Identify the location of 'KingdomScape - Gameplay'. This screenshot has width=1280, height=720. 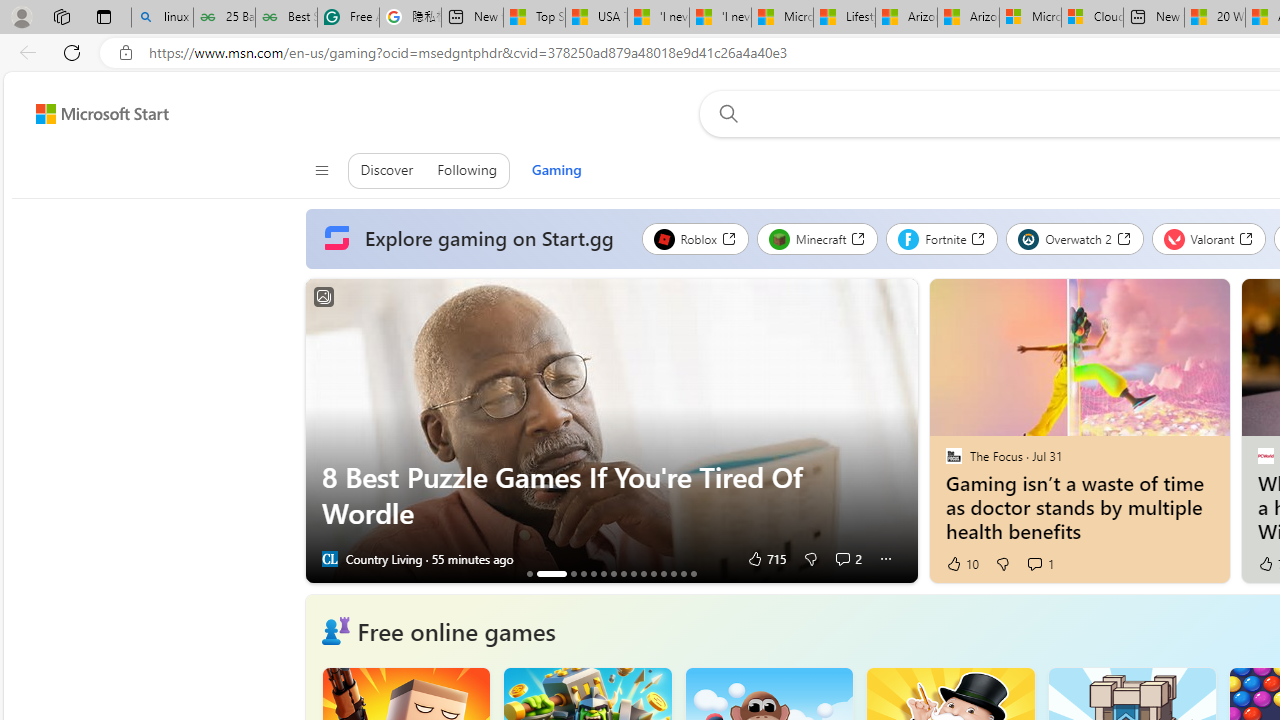
(643, 573).